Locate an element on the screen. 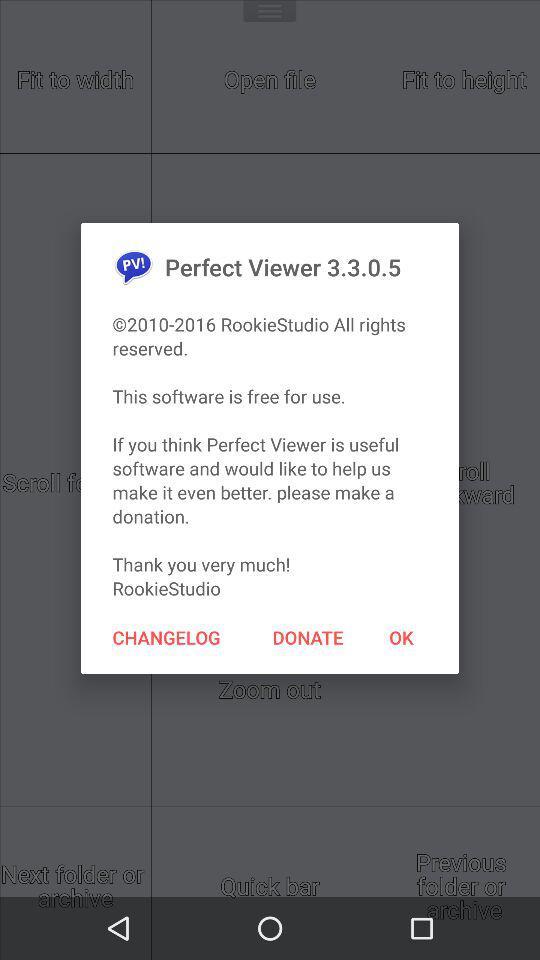 The image size is (540, 960). item to the right of the donate is located at coordinates (401, 636).